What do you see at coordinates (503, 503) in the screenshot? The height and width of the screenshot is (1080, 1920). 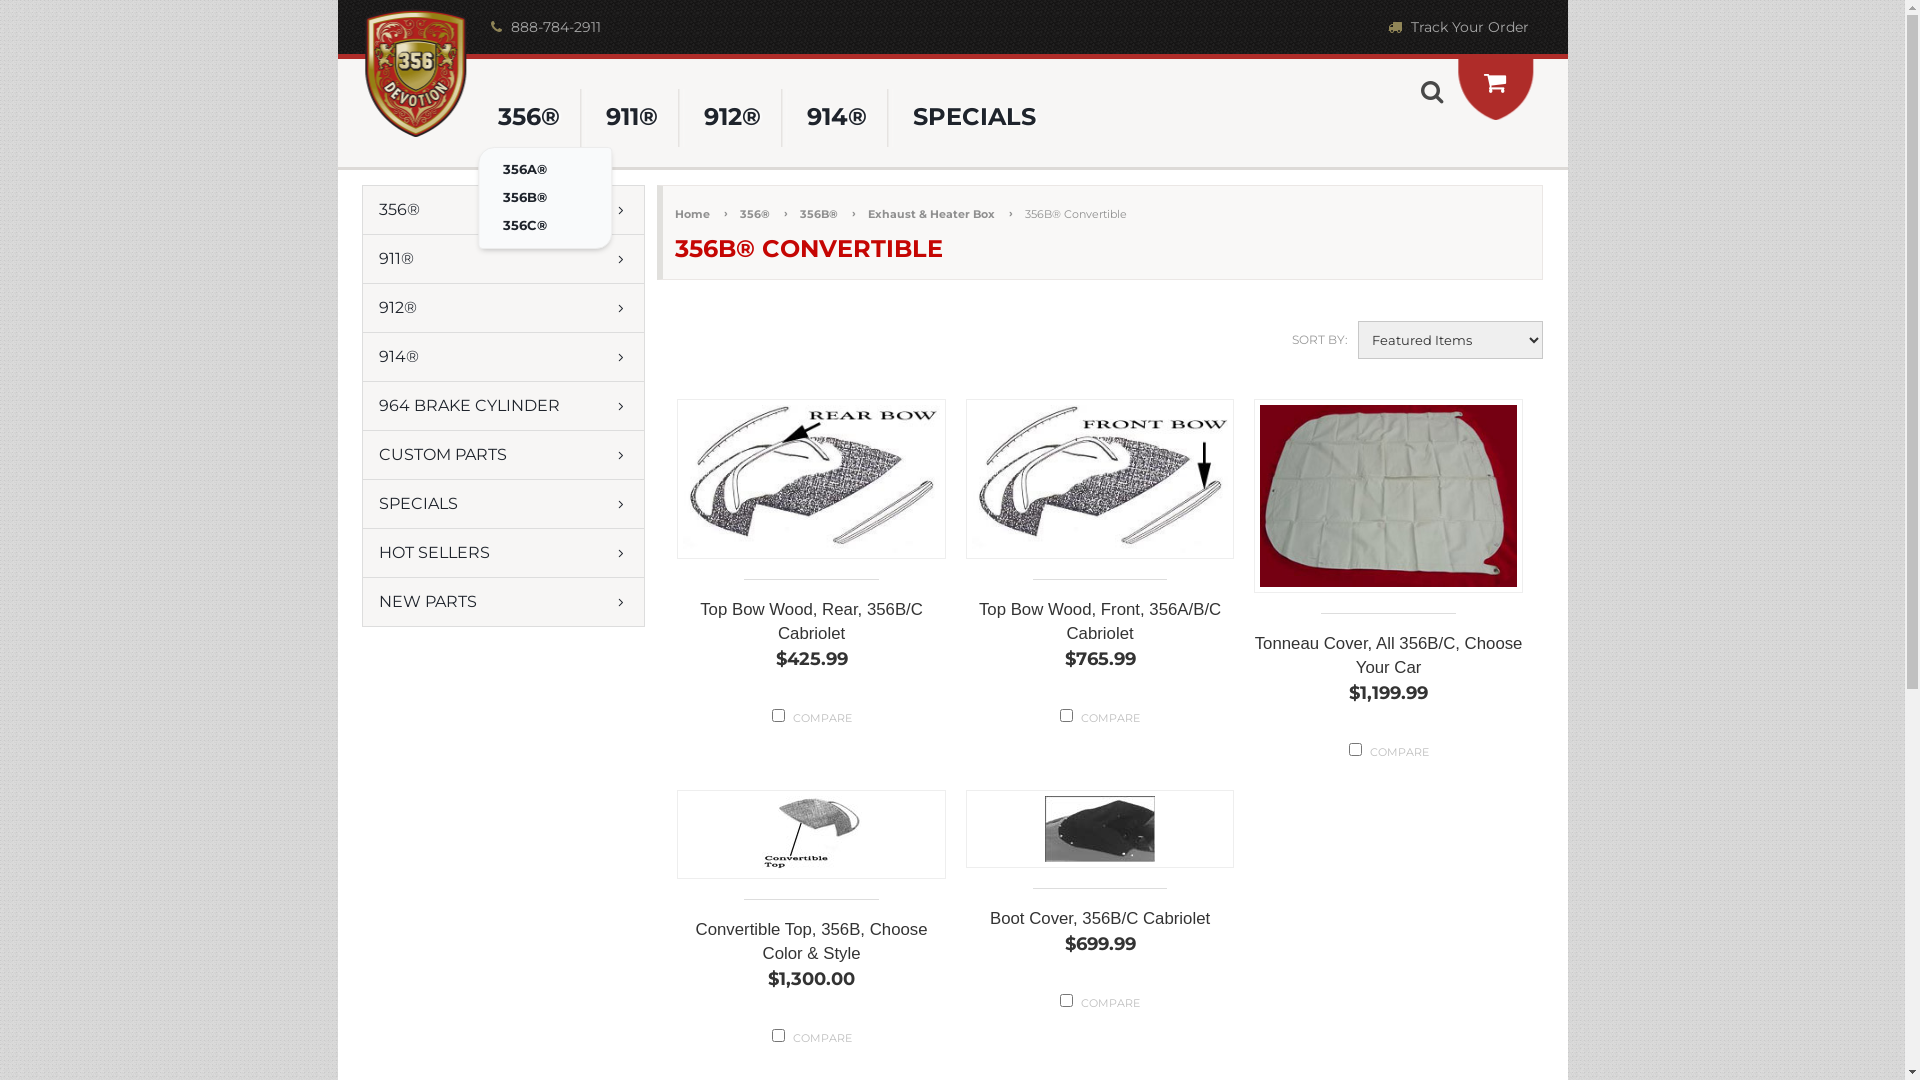 I see `'SPECIALS'` at bounding box center [503, 503].